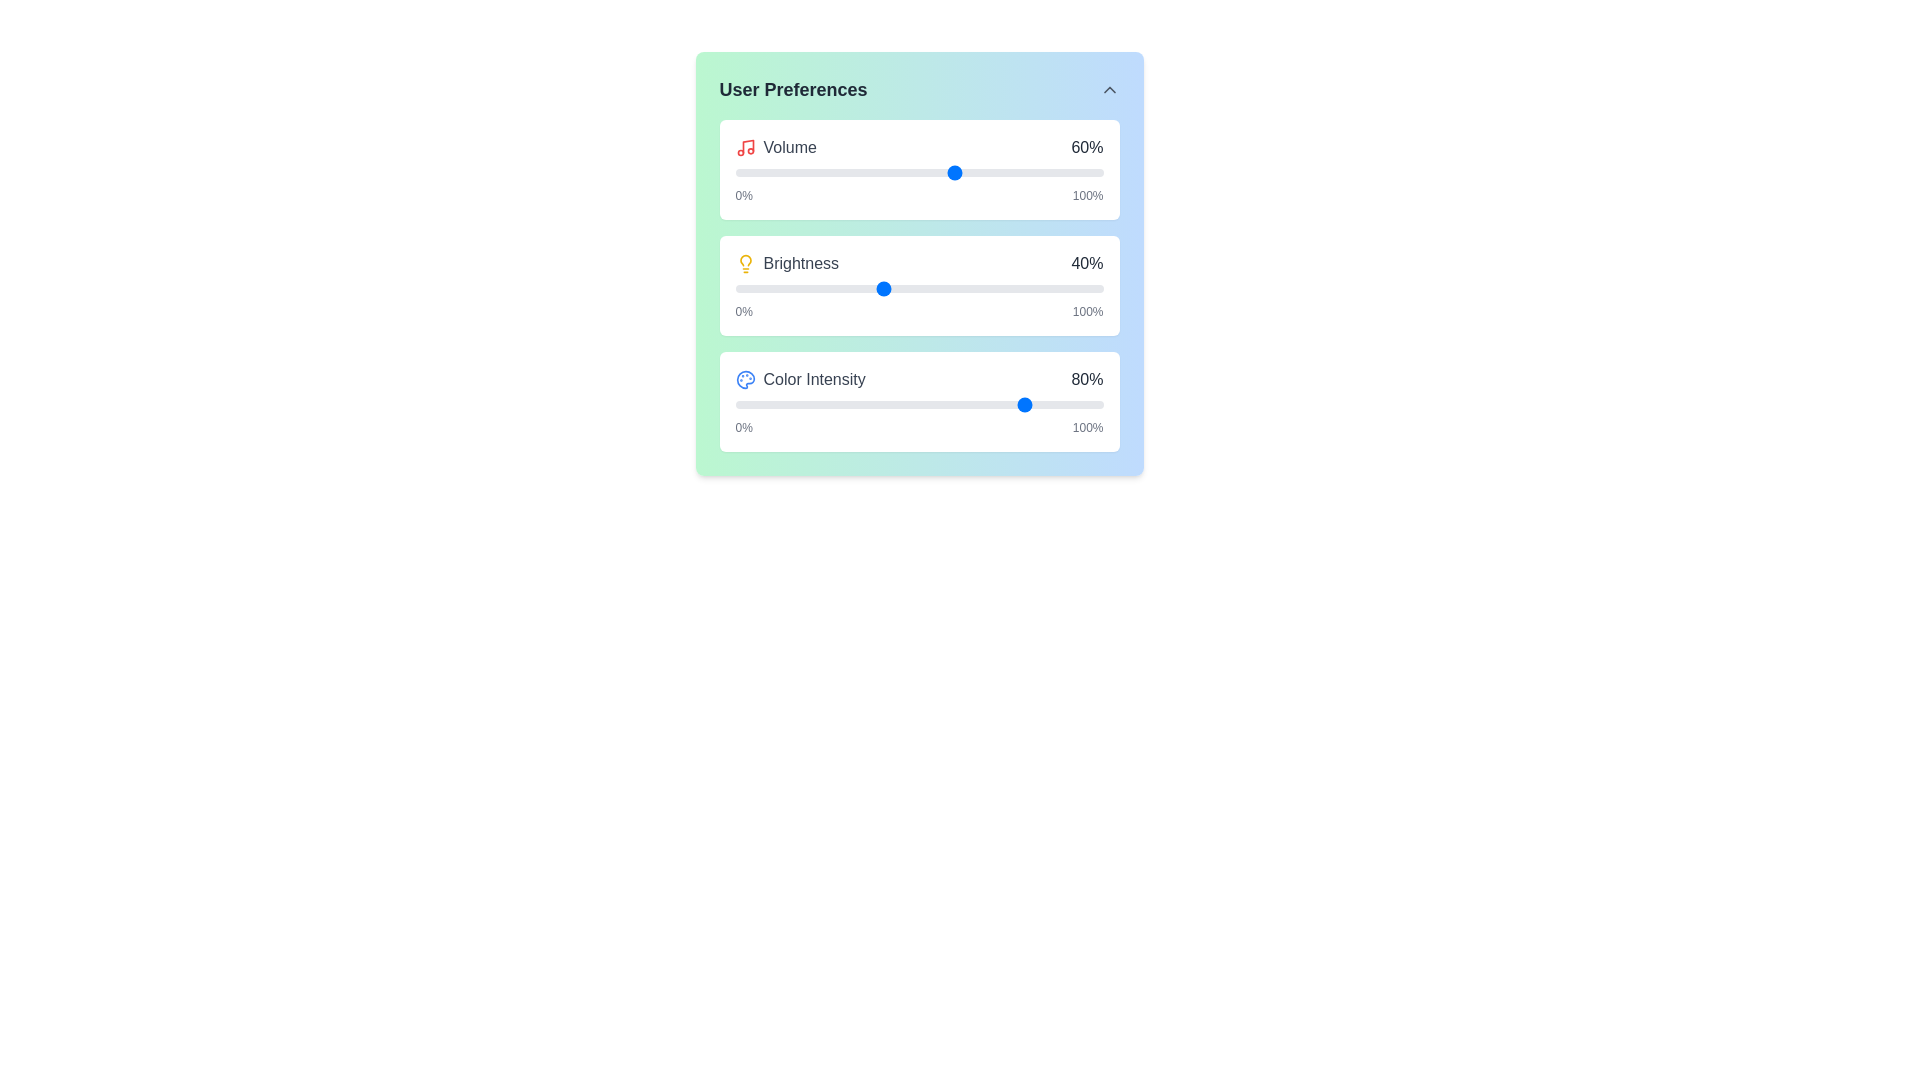 This screenshot has height=1080, width=1920. What do you see at coordinates (1108, 88) in the screenshot?
I see `the upward-facing chevron icon adjacent to the 'User Preferences' header at the top-right corner of the interface` at bounding box center [1108, 88].